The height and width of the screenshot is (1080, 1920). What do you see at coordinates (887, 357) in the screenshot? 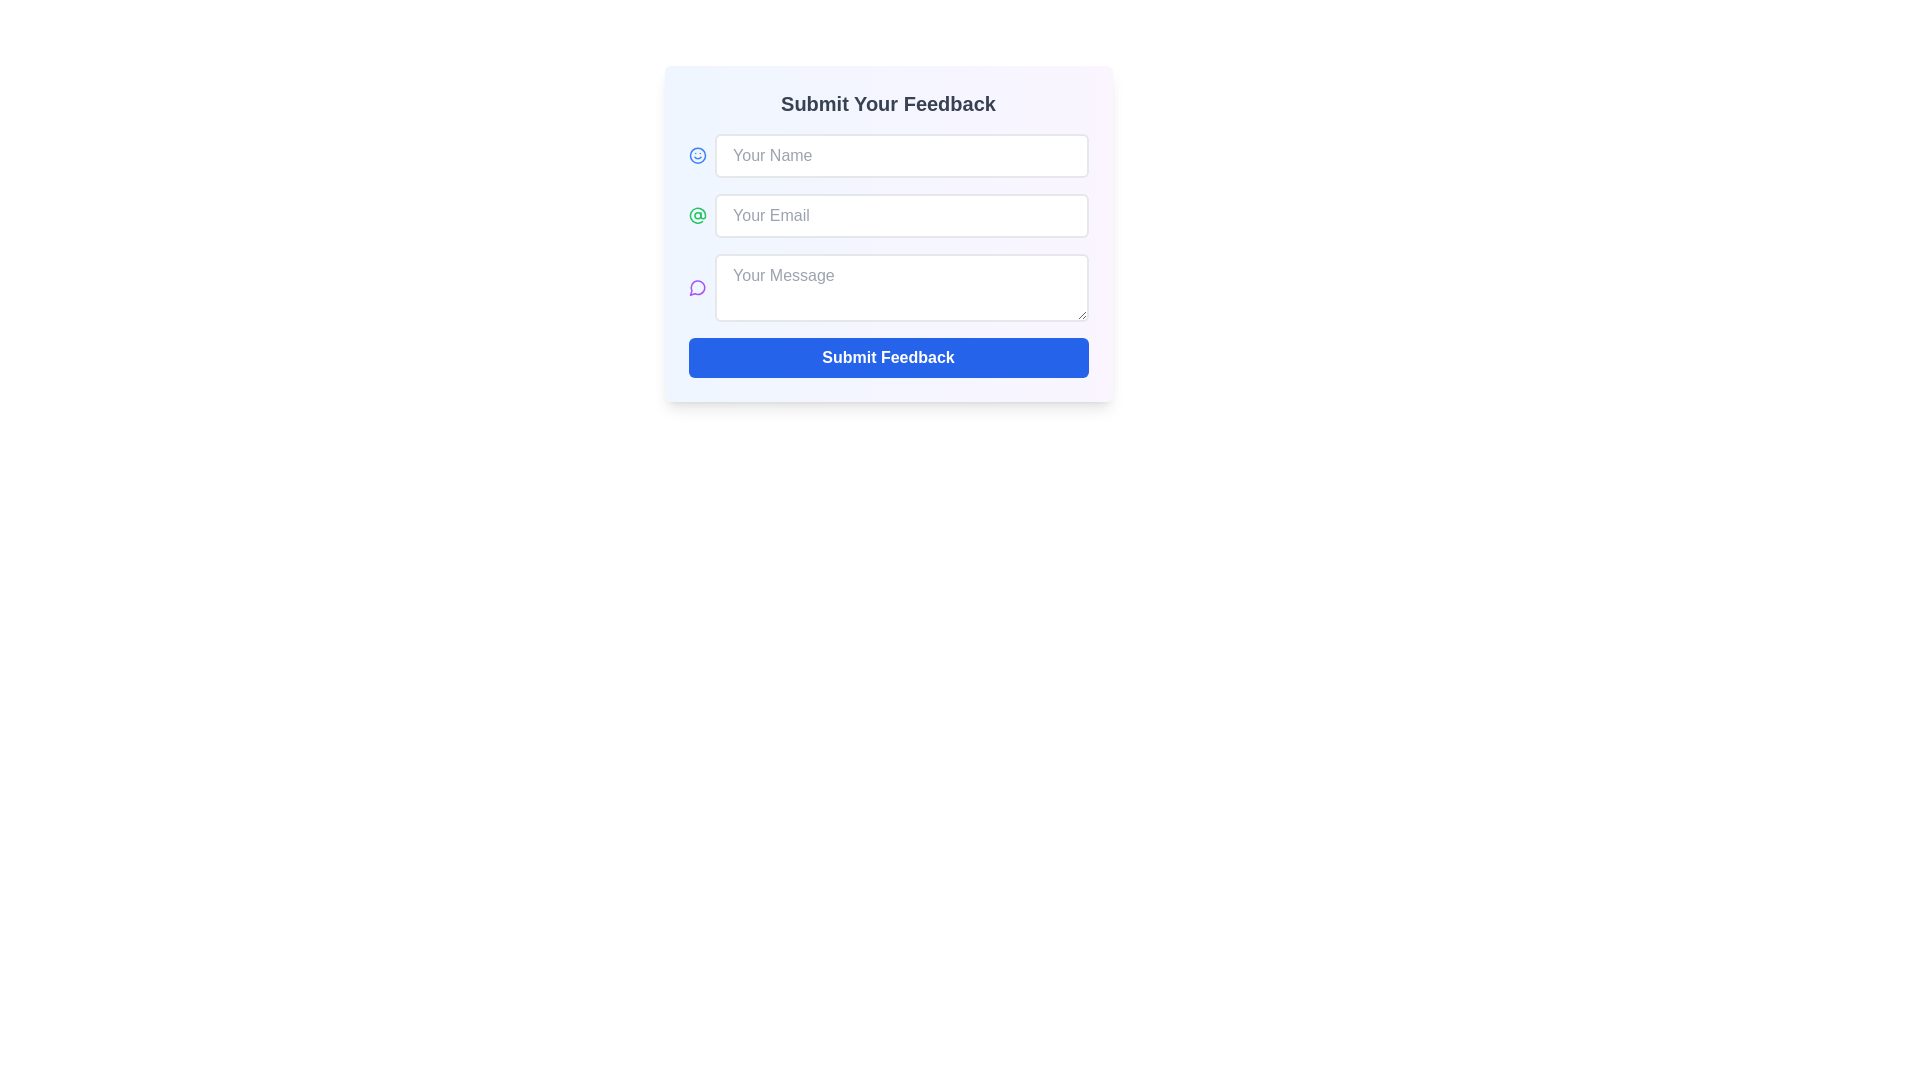
I see `the blue 'Submit Feedback' button at the bottom of the form interface to observe its visual changes` at bounding box center [887, 357].